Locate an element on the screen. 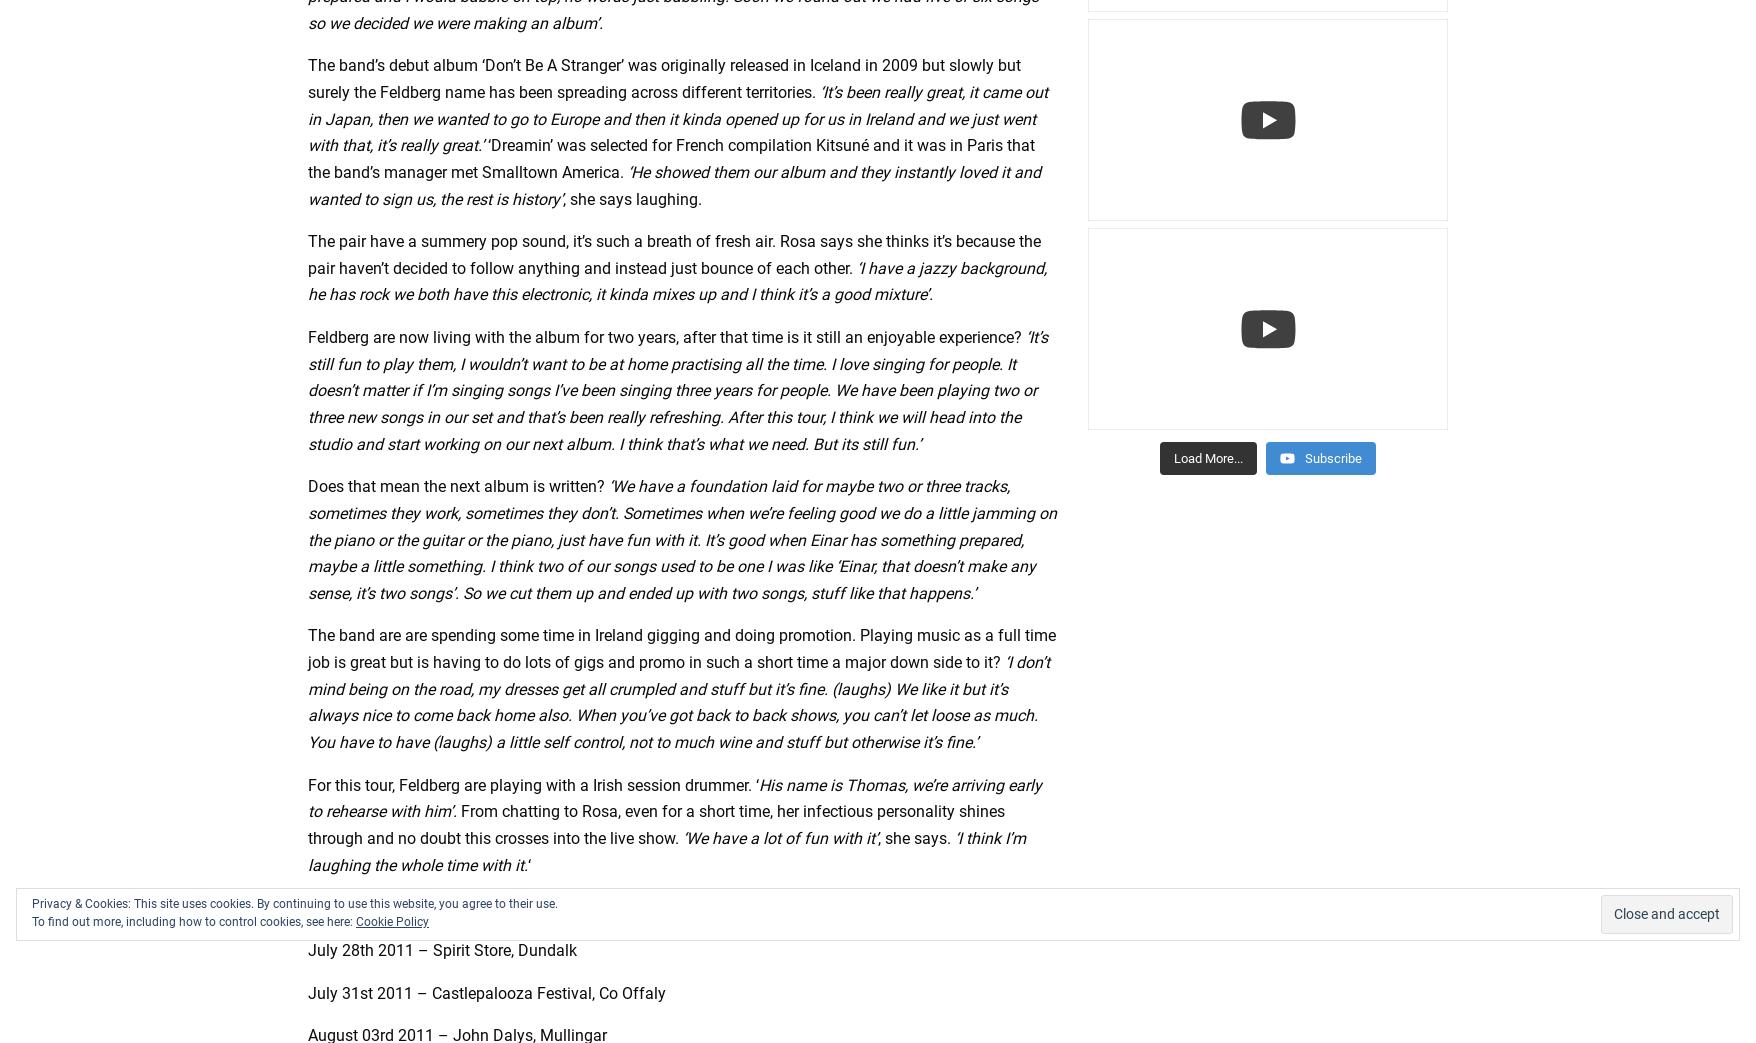 This screenshot has height=1043, width=1756. '‘He showed them our album and they instantly loved it and wanted to sign us, the rest is history’' is located at coordinates (308, 184).